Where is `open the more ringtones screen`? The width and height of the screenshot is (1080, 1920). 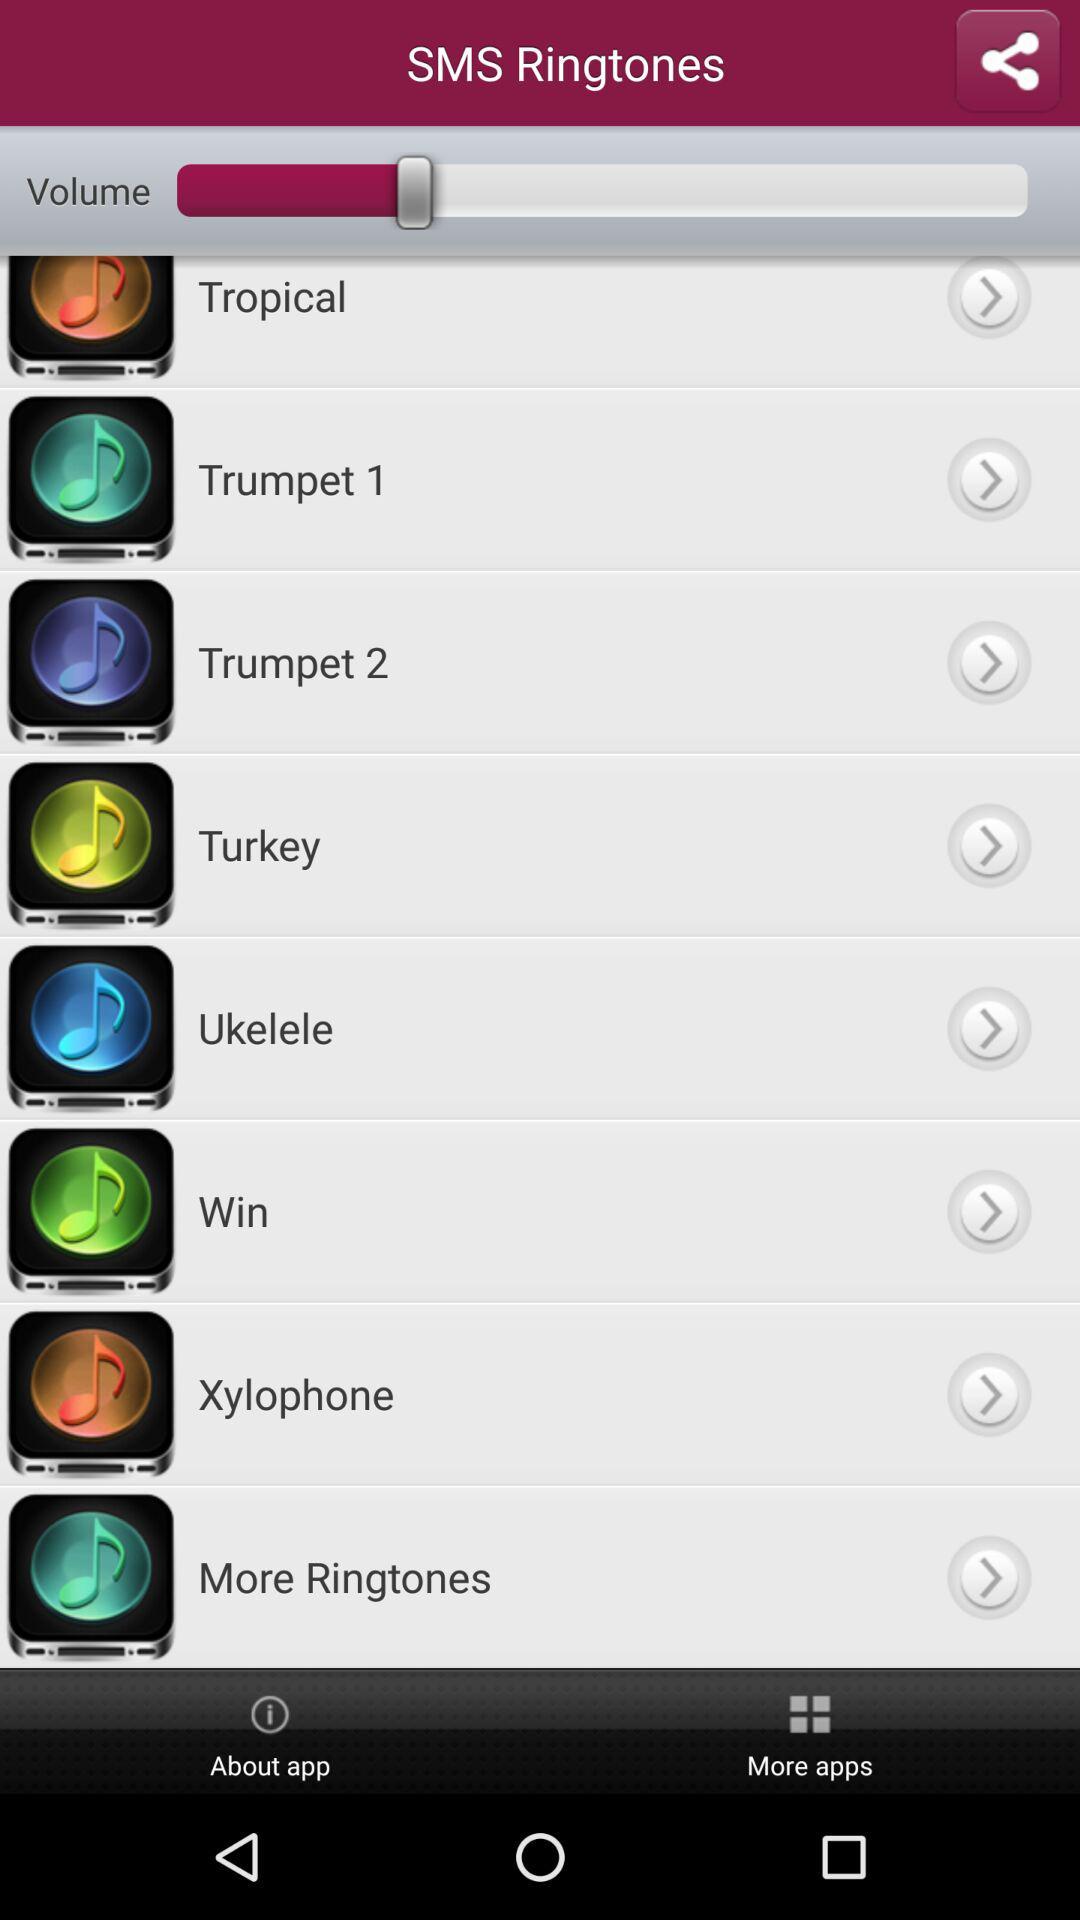 open the more ringtones screen is located at coordinates (987, 1575).